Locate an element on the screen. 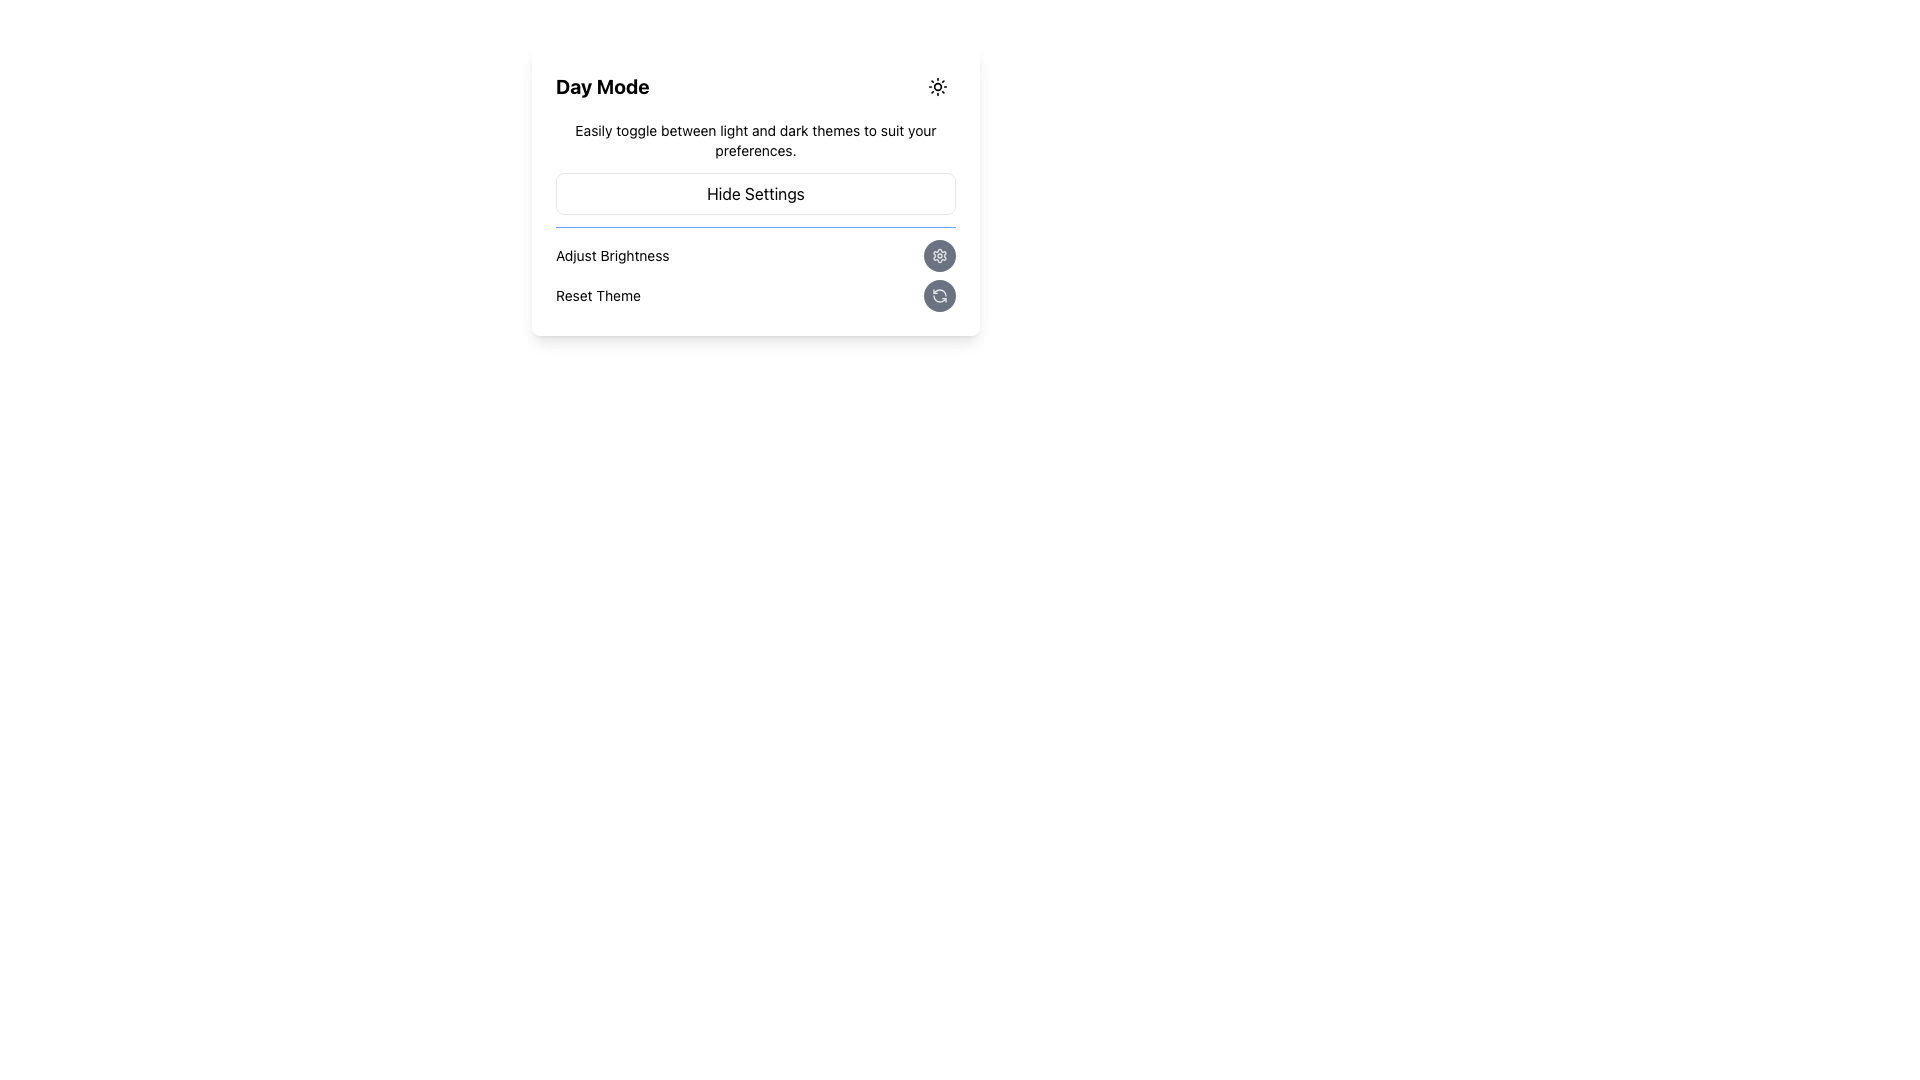 Image resolution: width=1920 pixels, height=1080 pixels. the circular button located immediately underneath the 'Adjust Brightness' option in the settings panel to reset the application's theme to its default setting is located at coordinates (754, 296).